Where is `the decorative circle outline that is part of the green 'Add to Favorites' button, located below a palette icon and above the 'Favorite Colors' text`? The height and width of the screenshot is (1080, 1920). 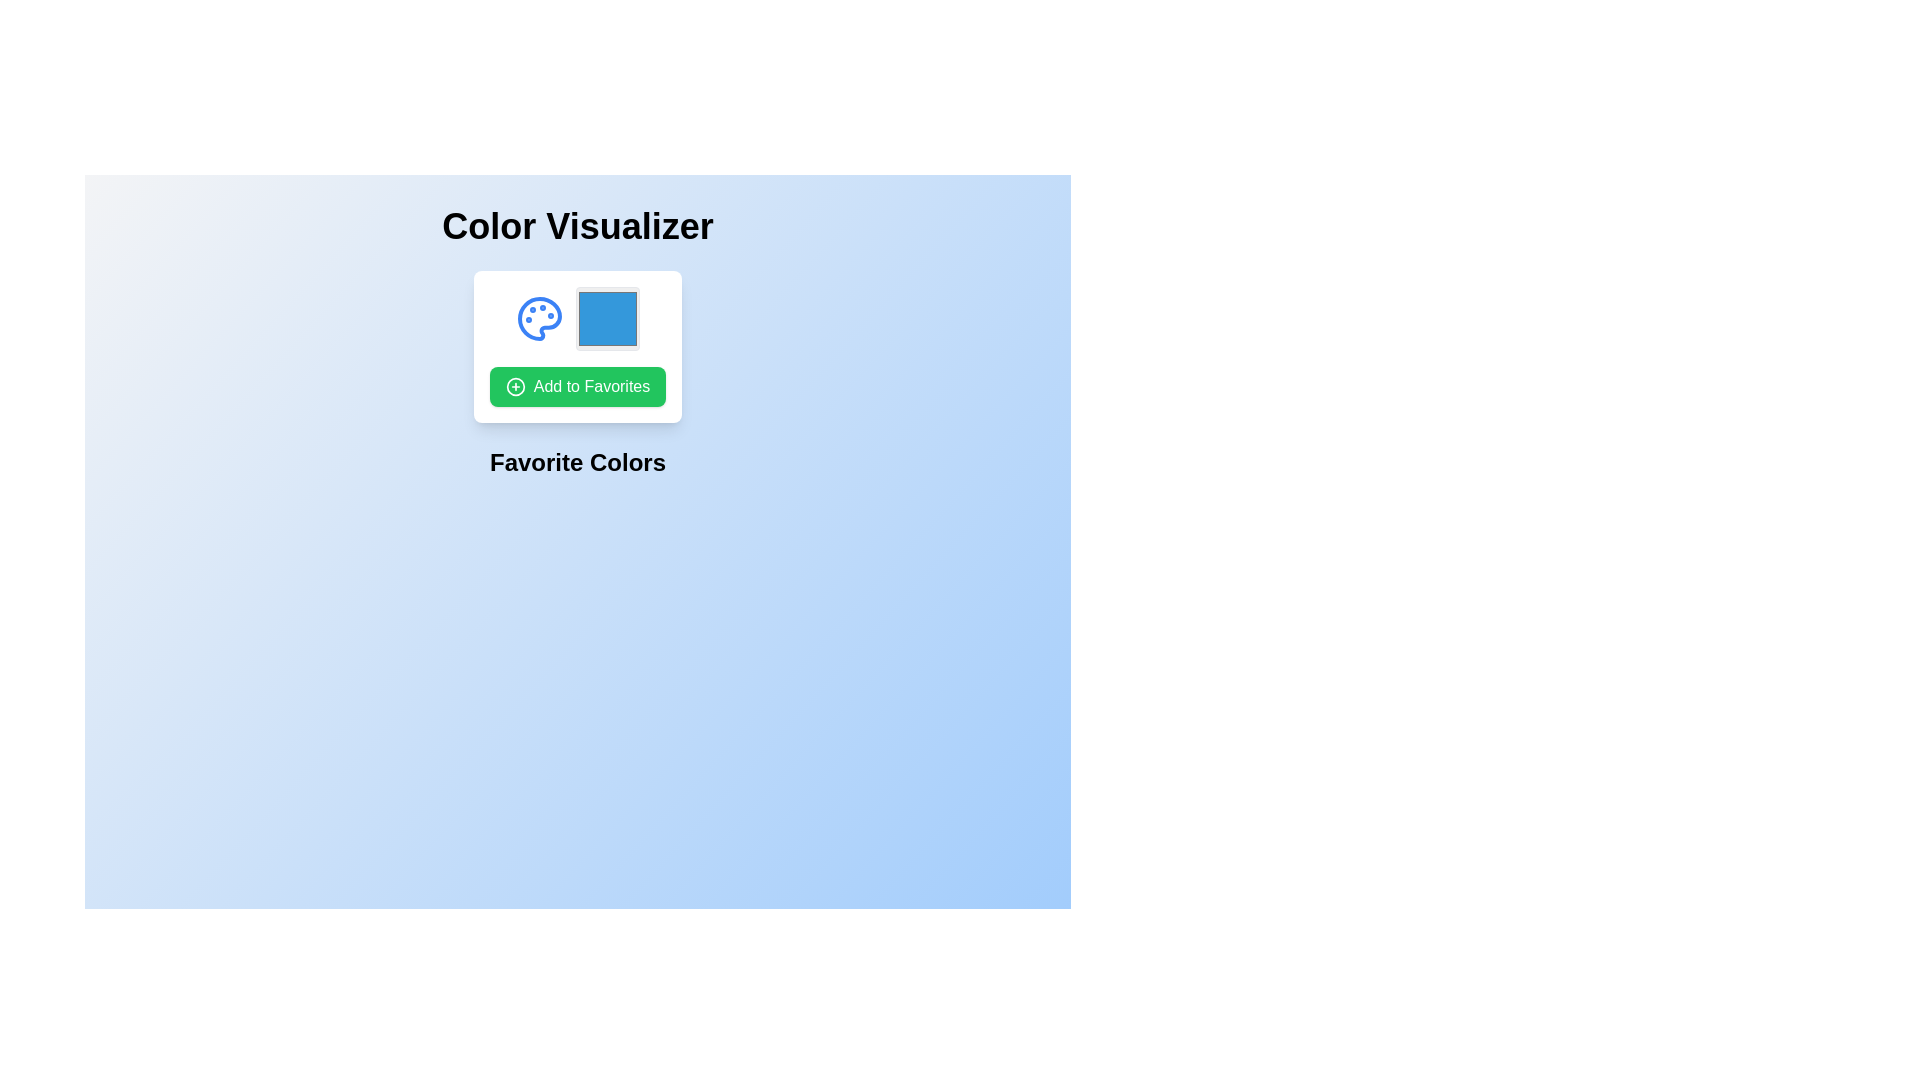
the decorative circle outline that is part of the green 'Add to Favorites' button, located below a palette icon and above the 'Favorite Colors' text is located at coordinates (515, 386).